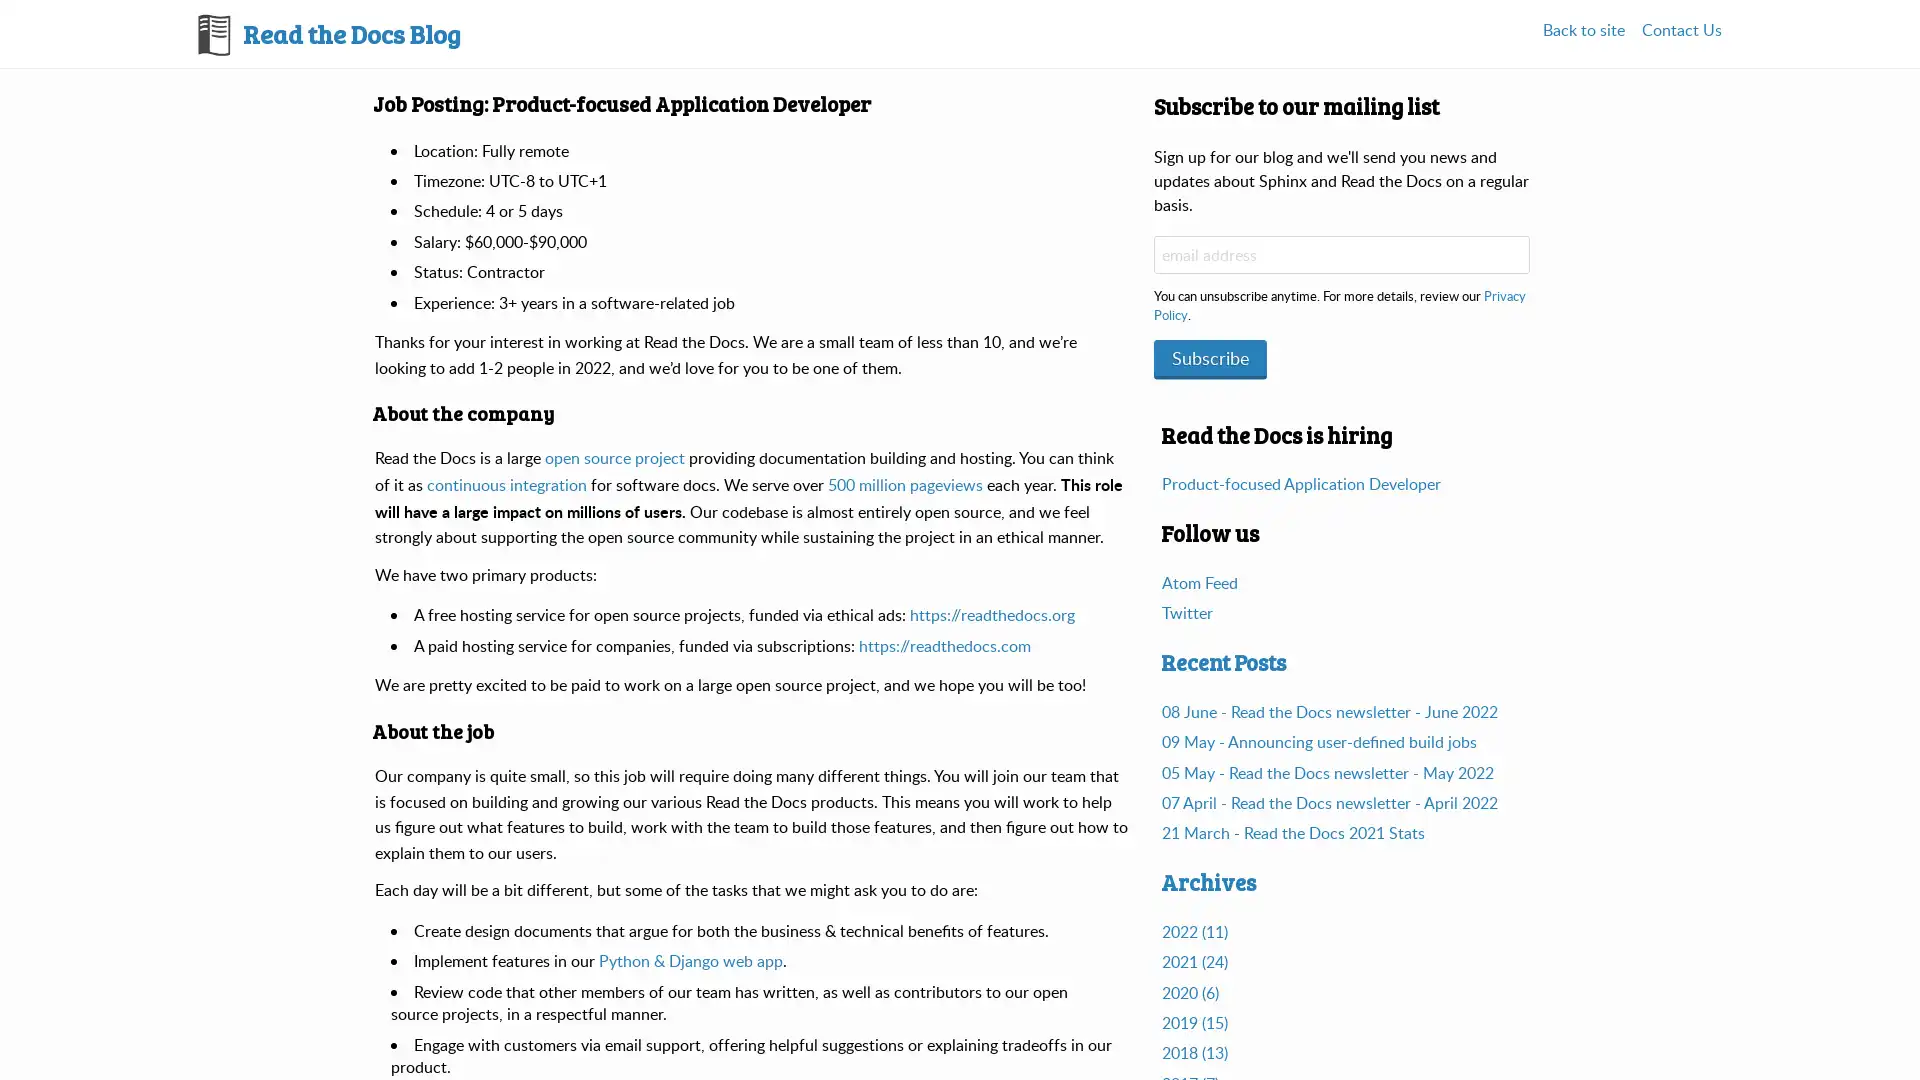 The image size is (1920, 1080). What do you see at coordinates (1209, 356) in the screenshot?
I see `Subscribe` at bounding box center [1209, 356].